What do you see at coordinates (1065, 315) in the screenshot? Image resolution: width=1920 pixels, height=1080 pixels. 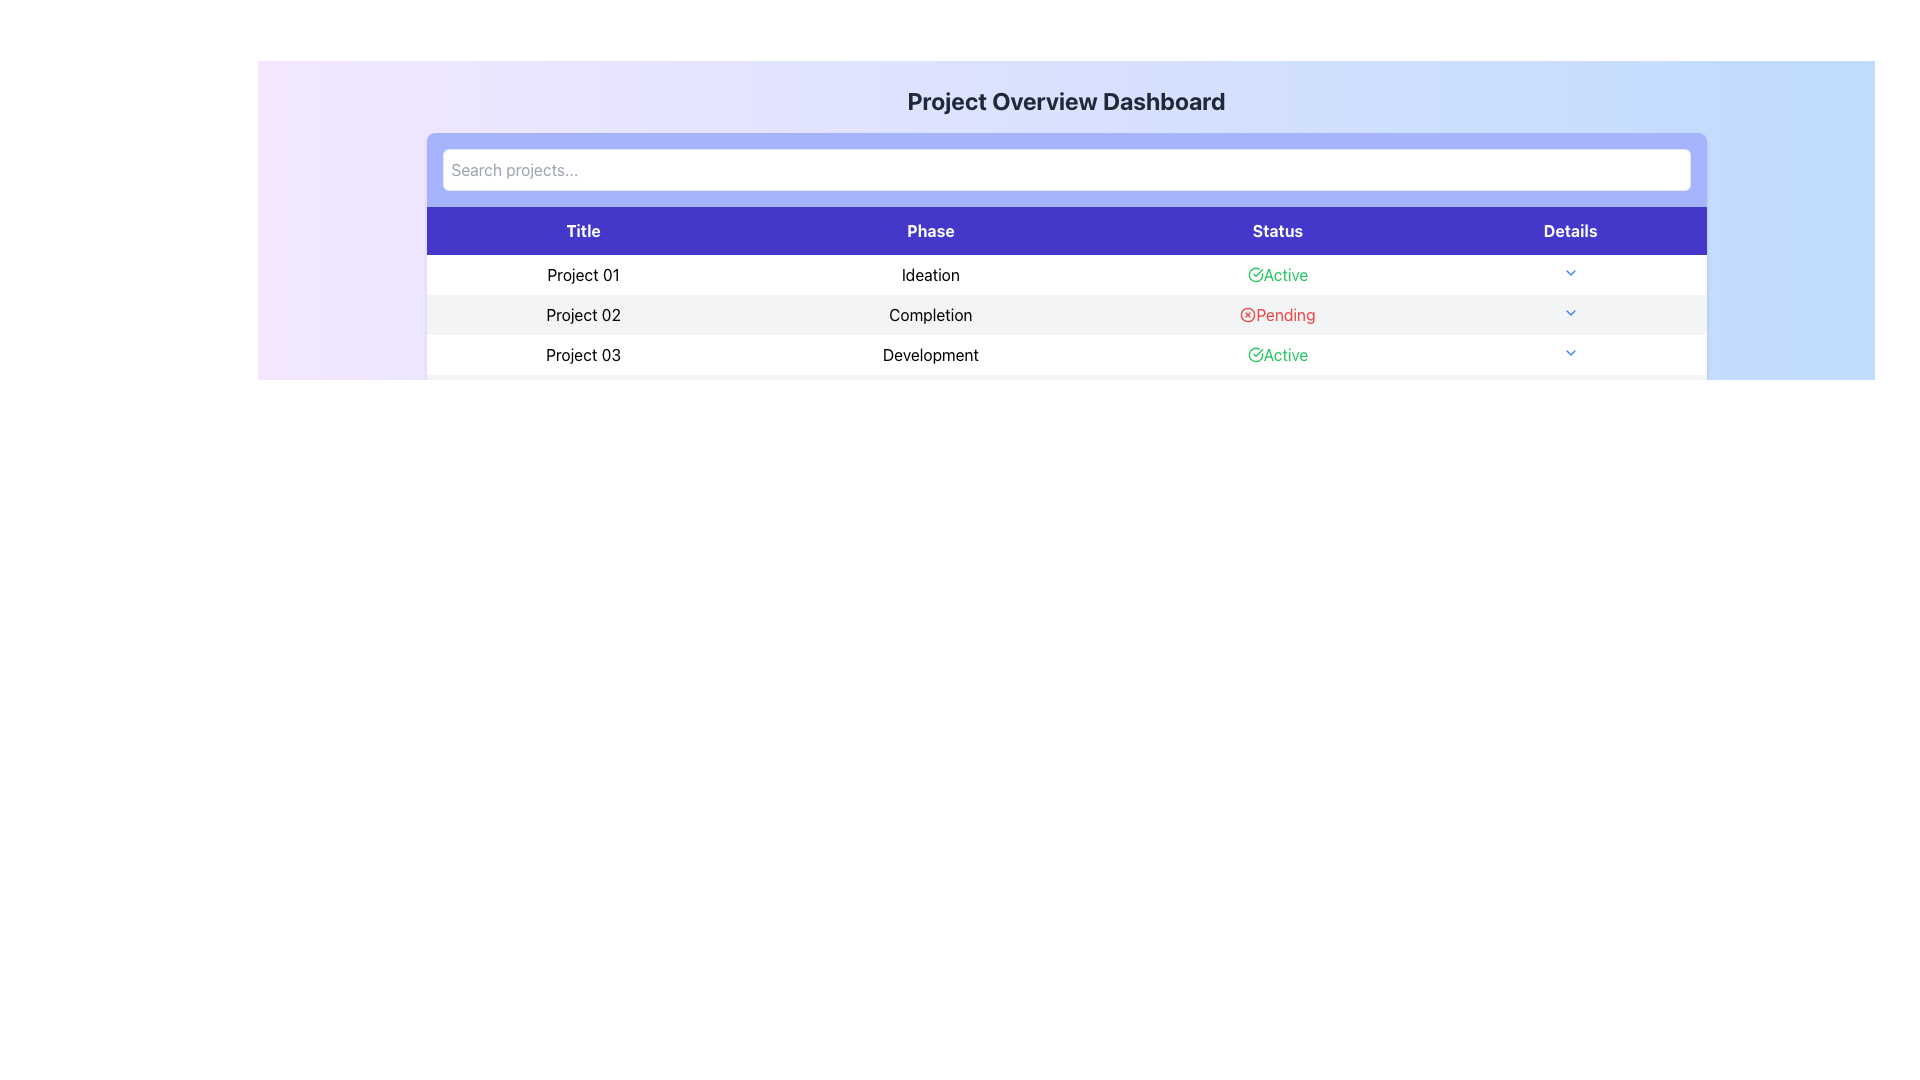 I see `the second row of the project management dashboard table, which displays the project title, current phase, and status` at bounding box center [1065, 315].